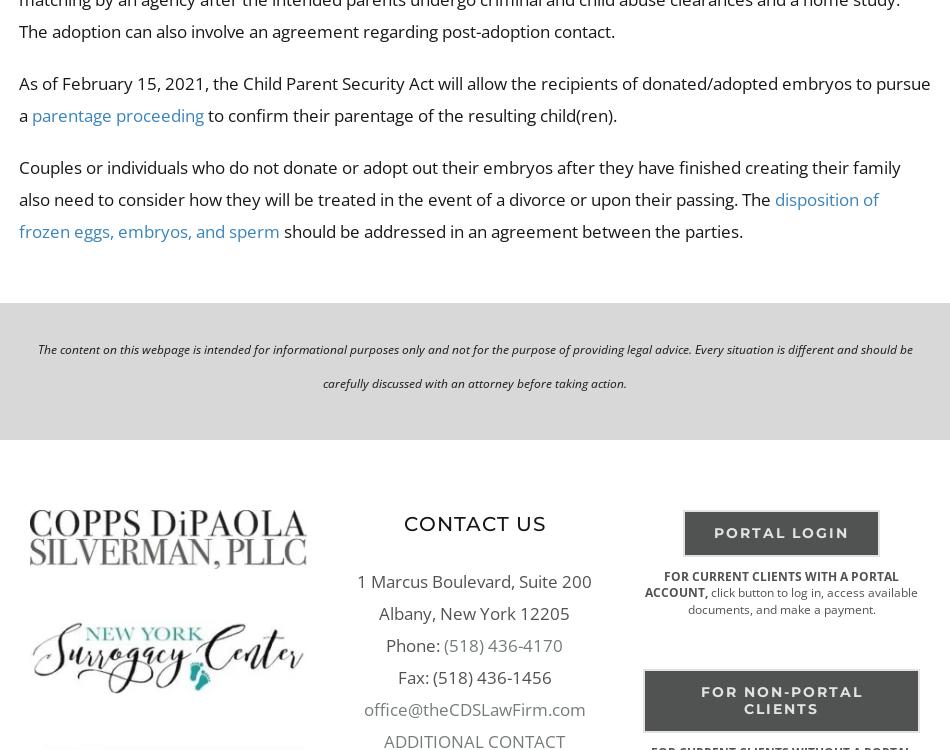 The width and height of the screenshot is (950, 750). I want to click on 'As of February 15, 2021, the Child Parent Security Act will allow the recipients of donated/adopted embryos to pursue a', so click(475, 98).